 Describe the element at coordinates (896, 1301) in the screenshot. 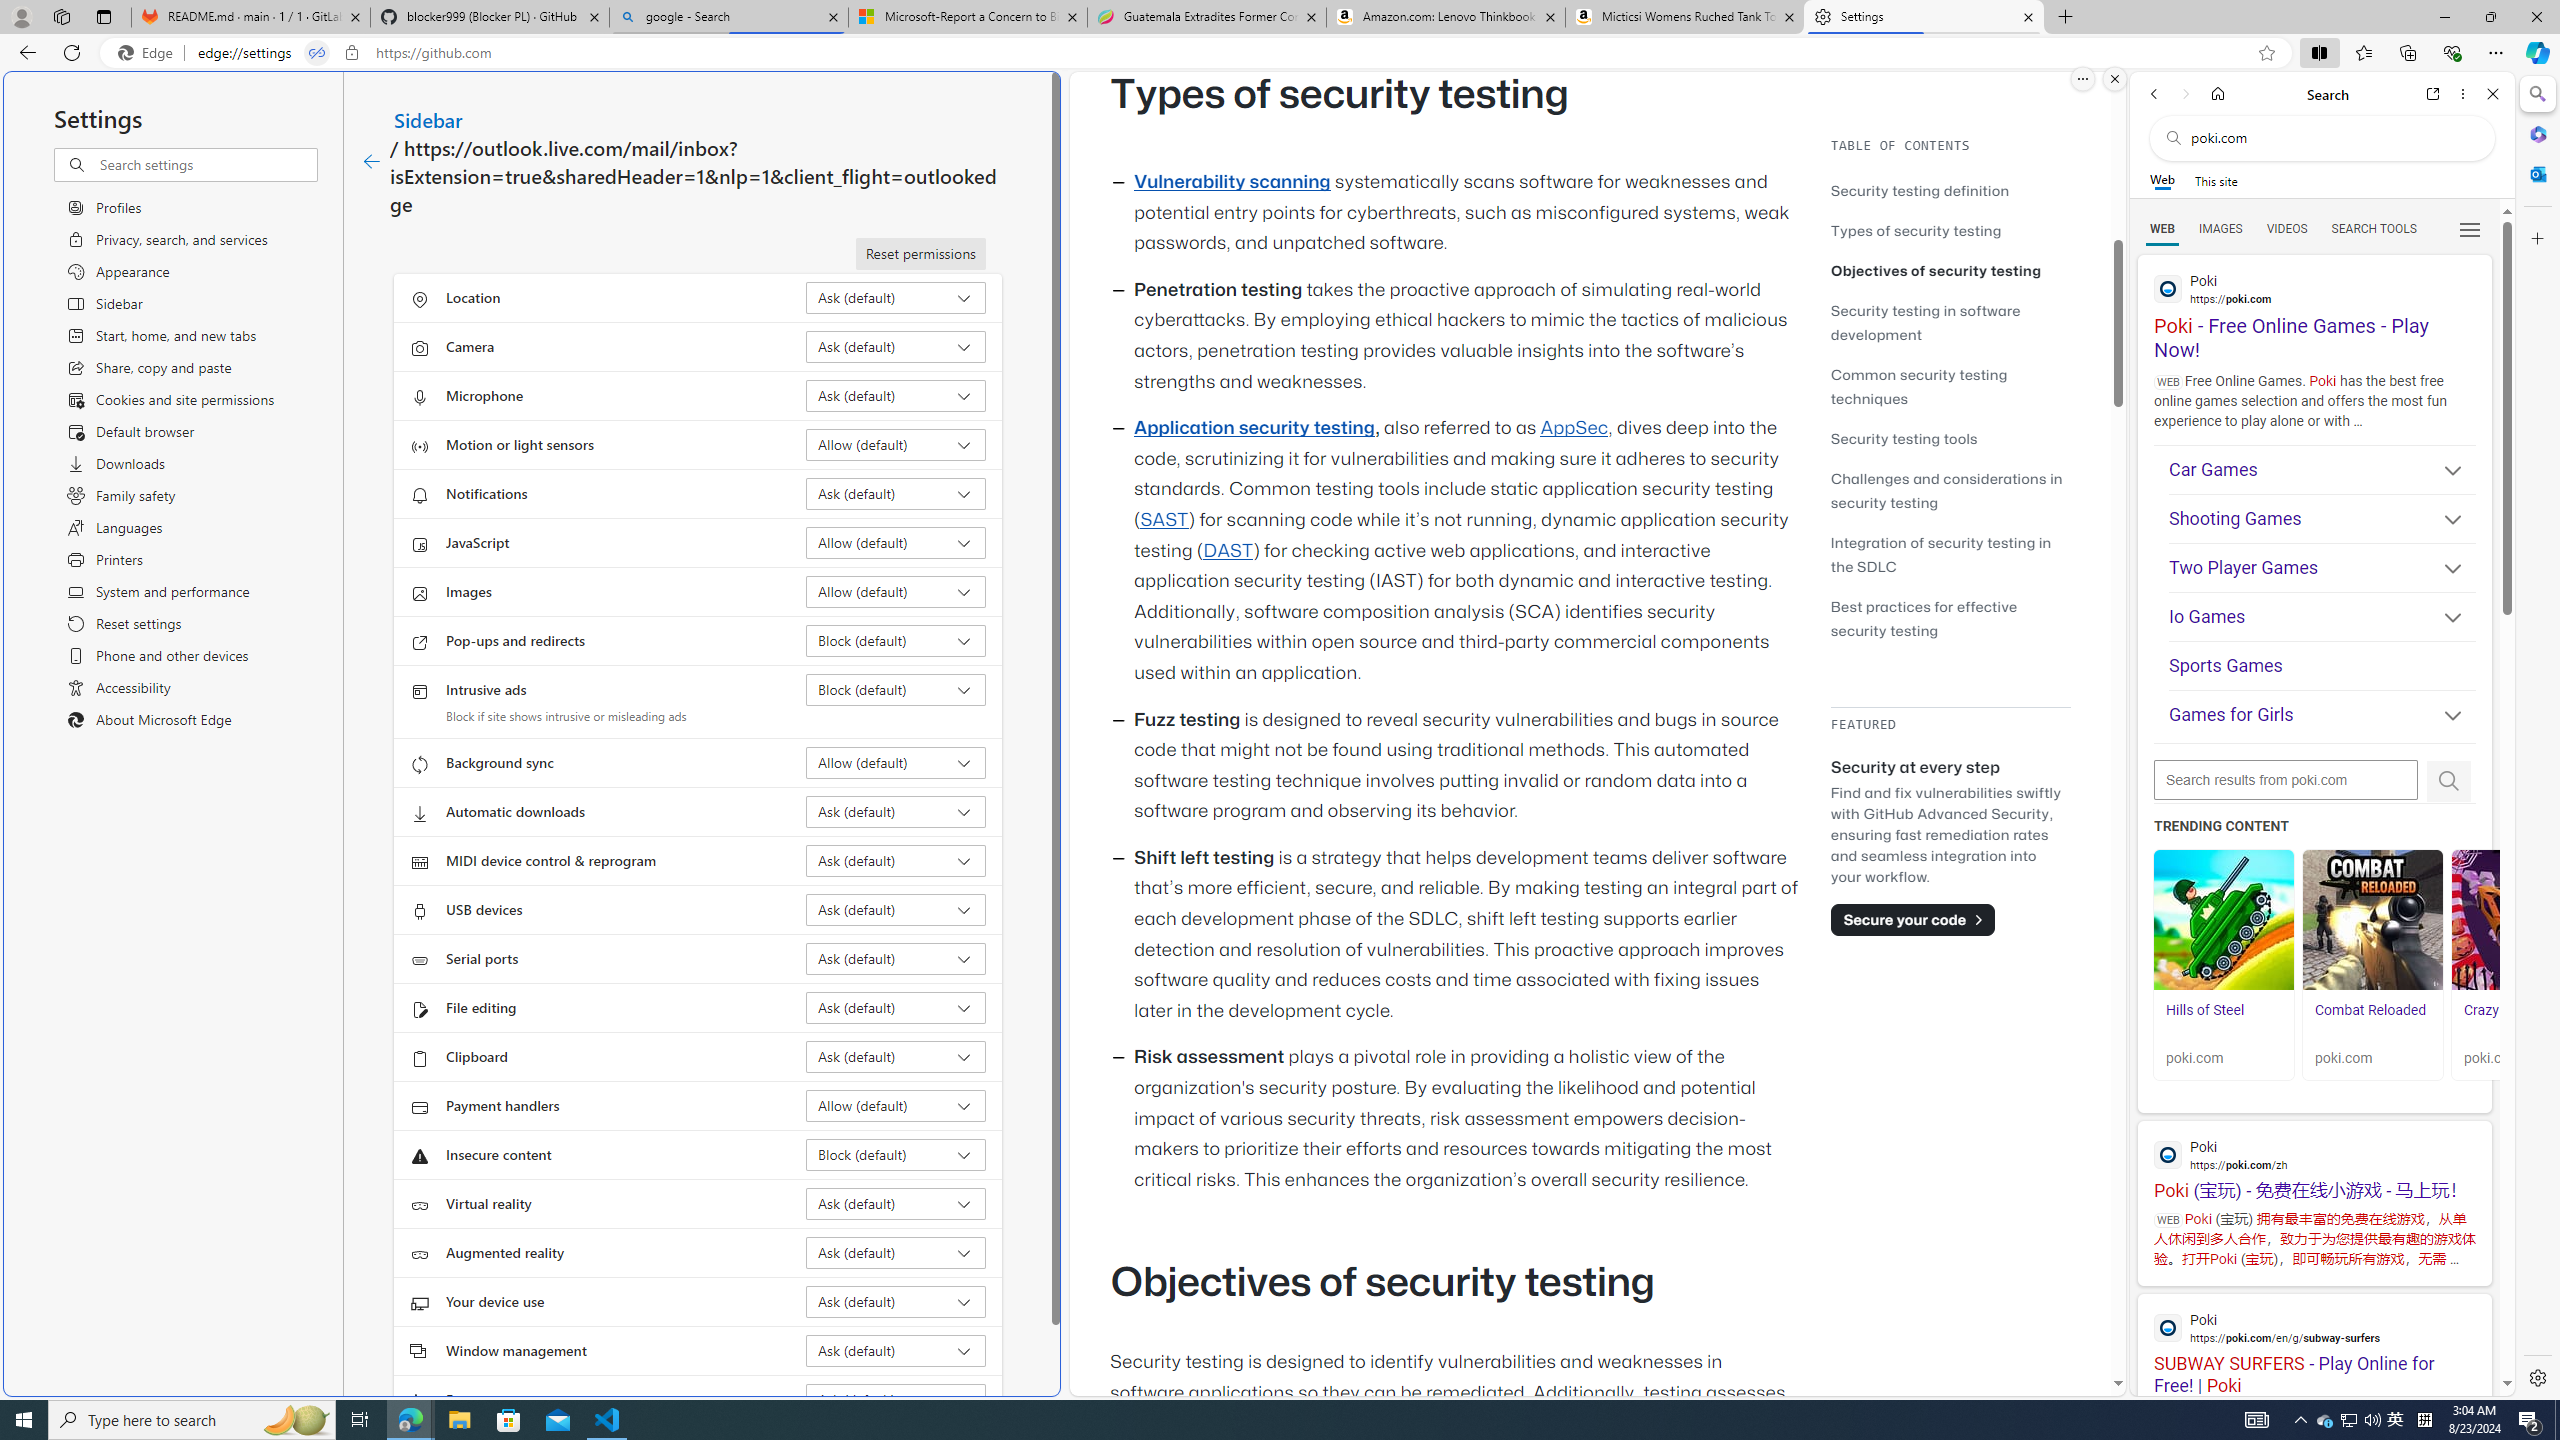

I see `'Your device use Ask (default)'` at that location.